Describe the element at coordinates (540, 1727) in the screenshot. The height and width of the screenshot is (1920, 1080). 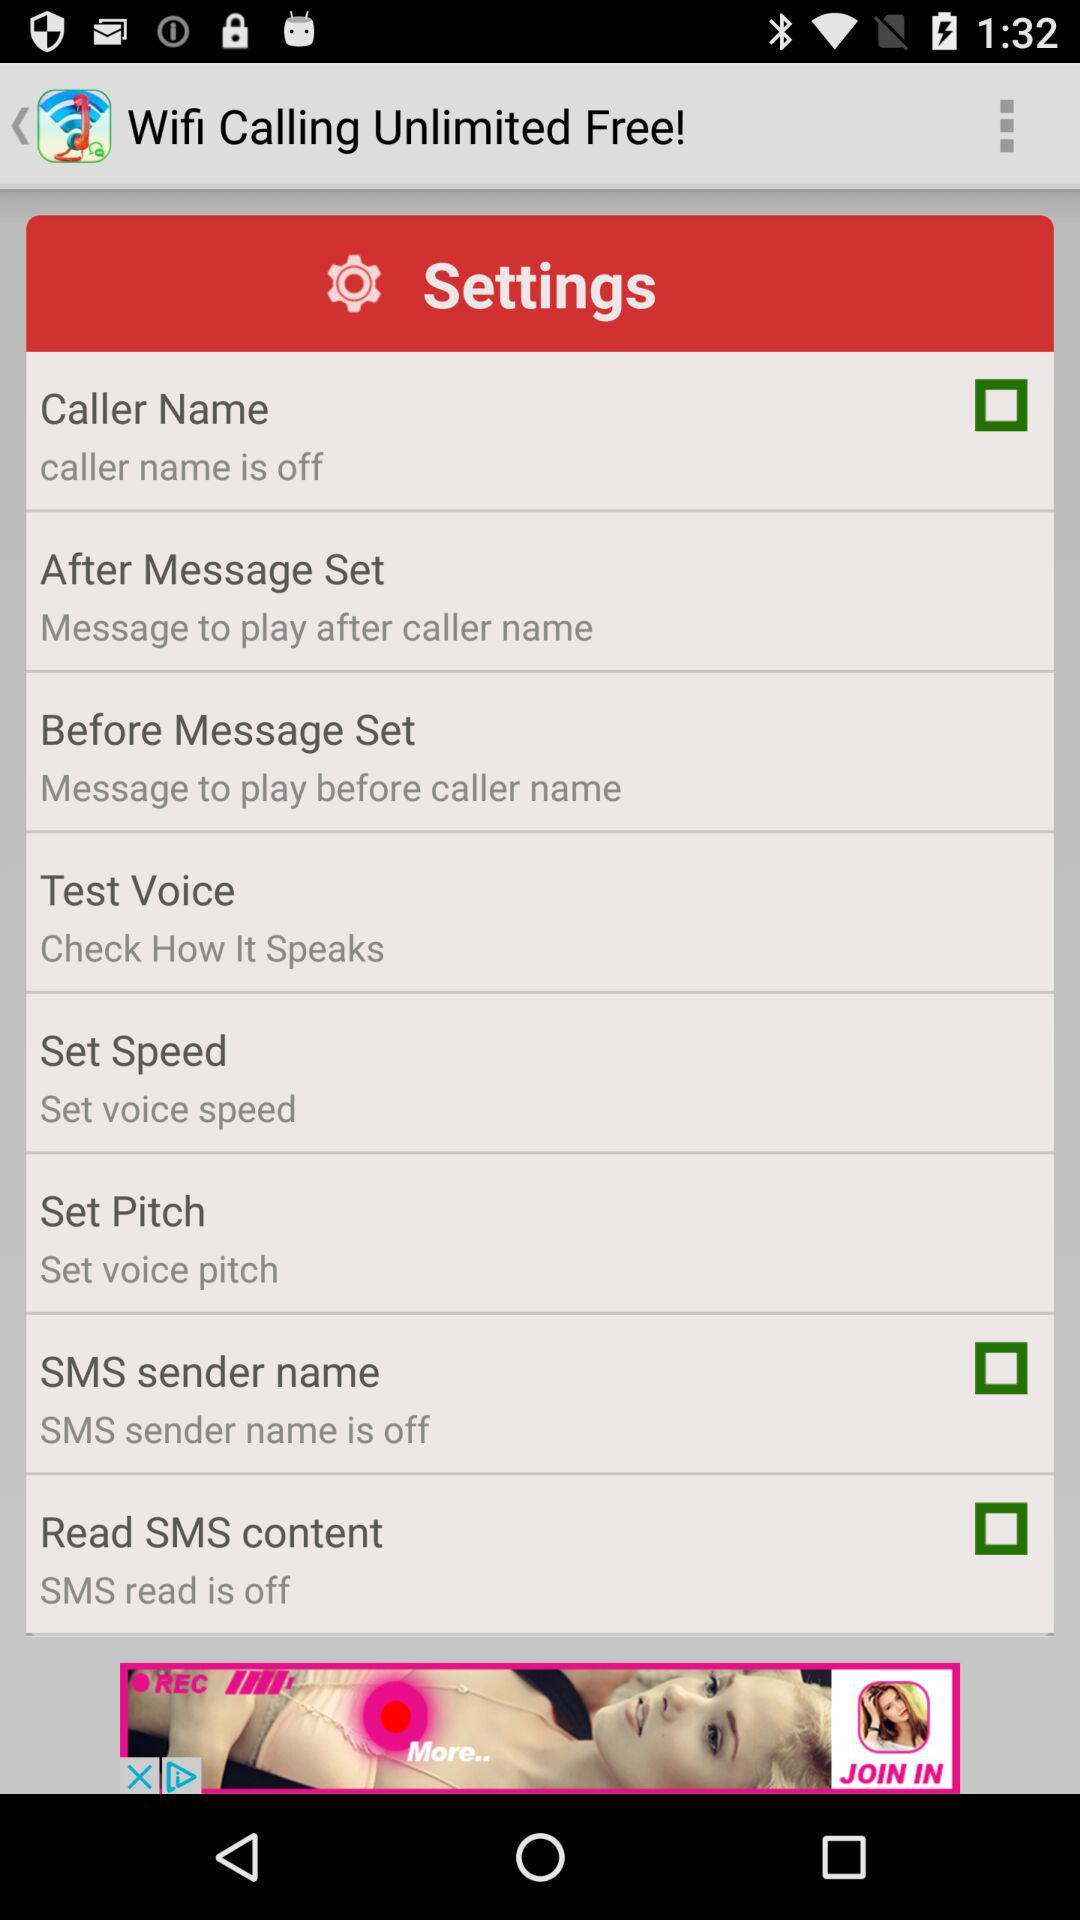
I see `the advertisement` at that location.